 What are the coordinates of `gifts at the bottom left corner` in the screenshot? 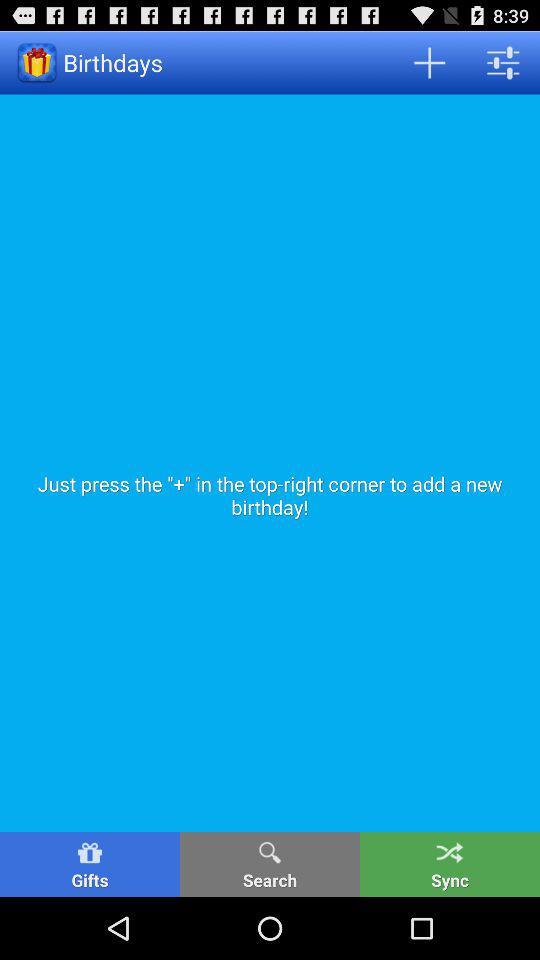 It's located at (89, 863).